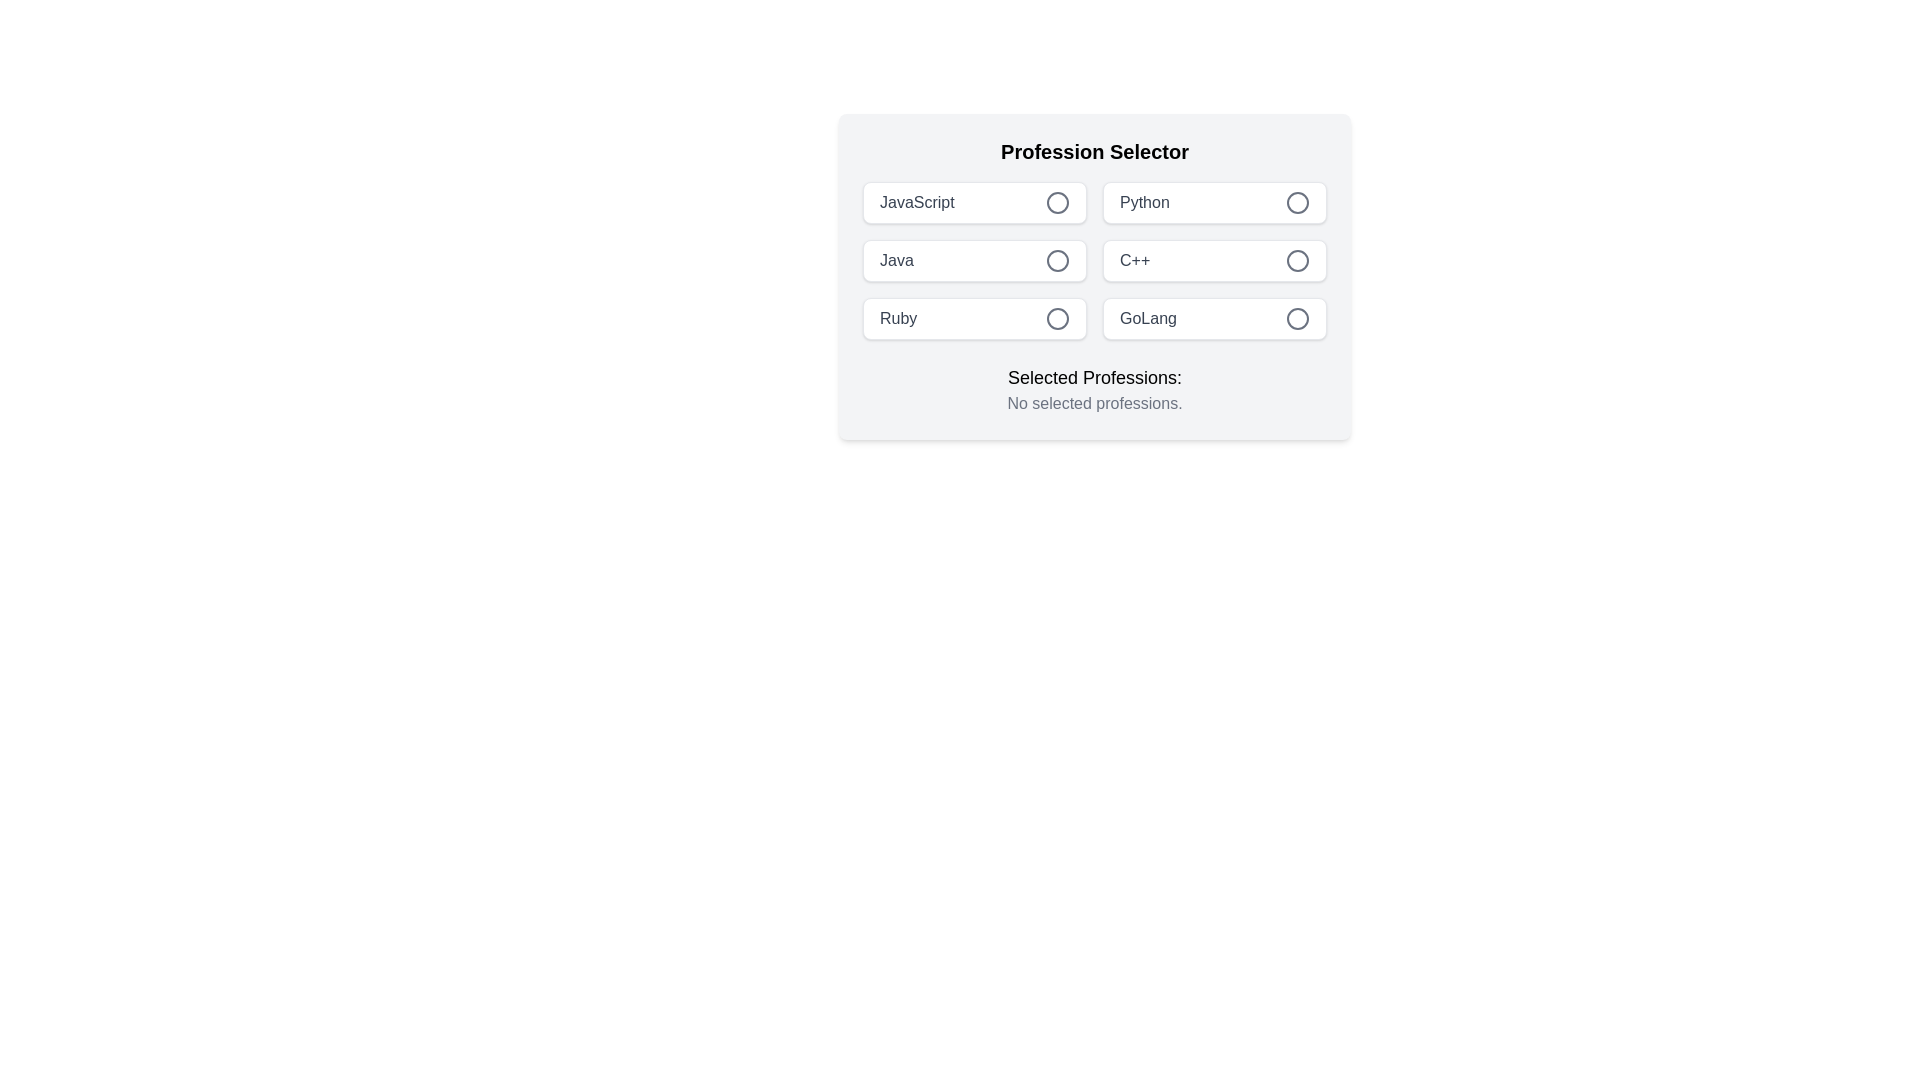  What do you see at coordinates (1056, 203) in the screenshot?
I see `the circular radio button next to the 'JavaScript' label` at bounding box center [1056, 203].